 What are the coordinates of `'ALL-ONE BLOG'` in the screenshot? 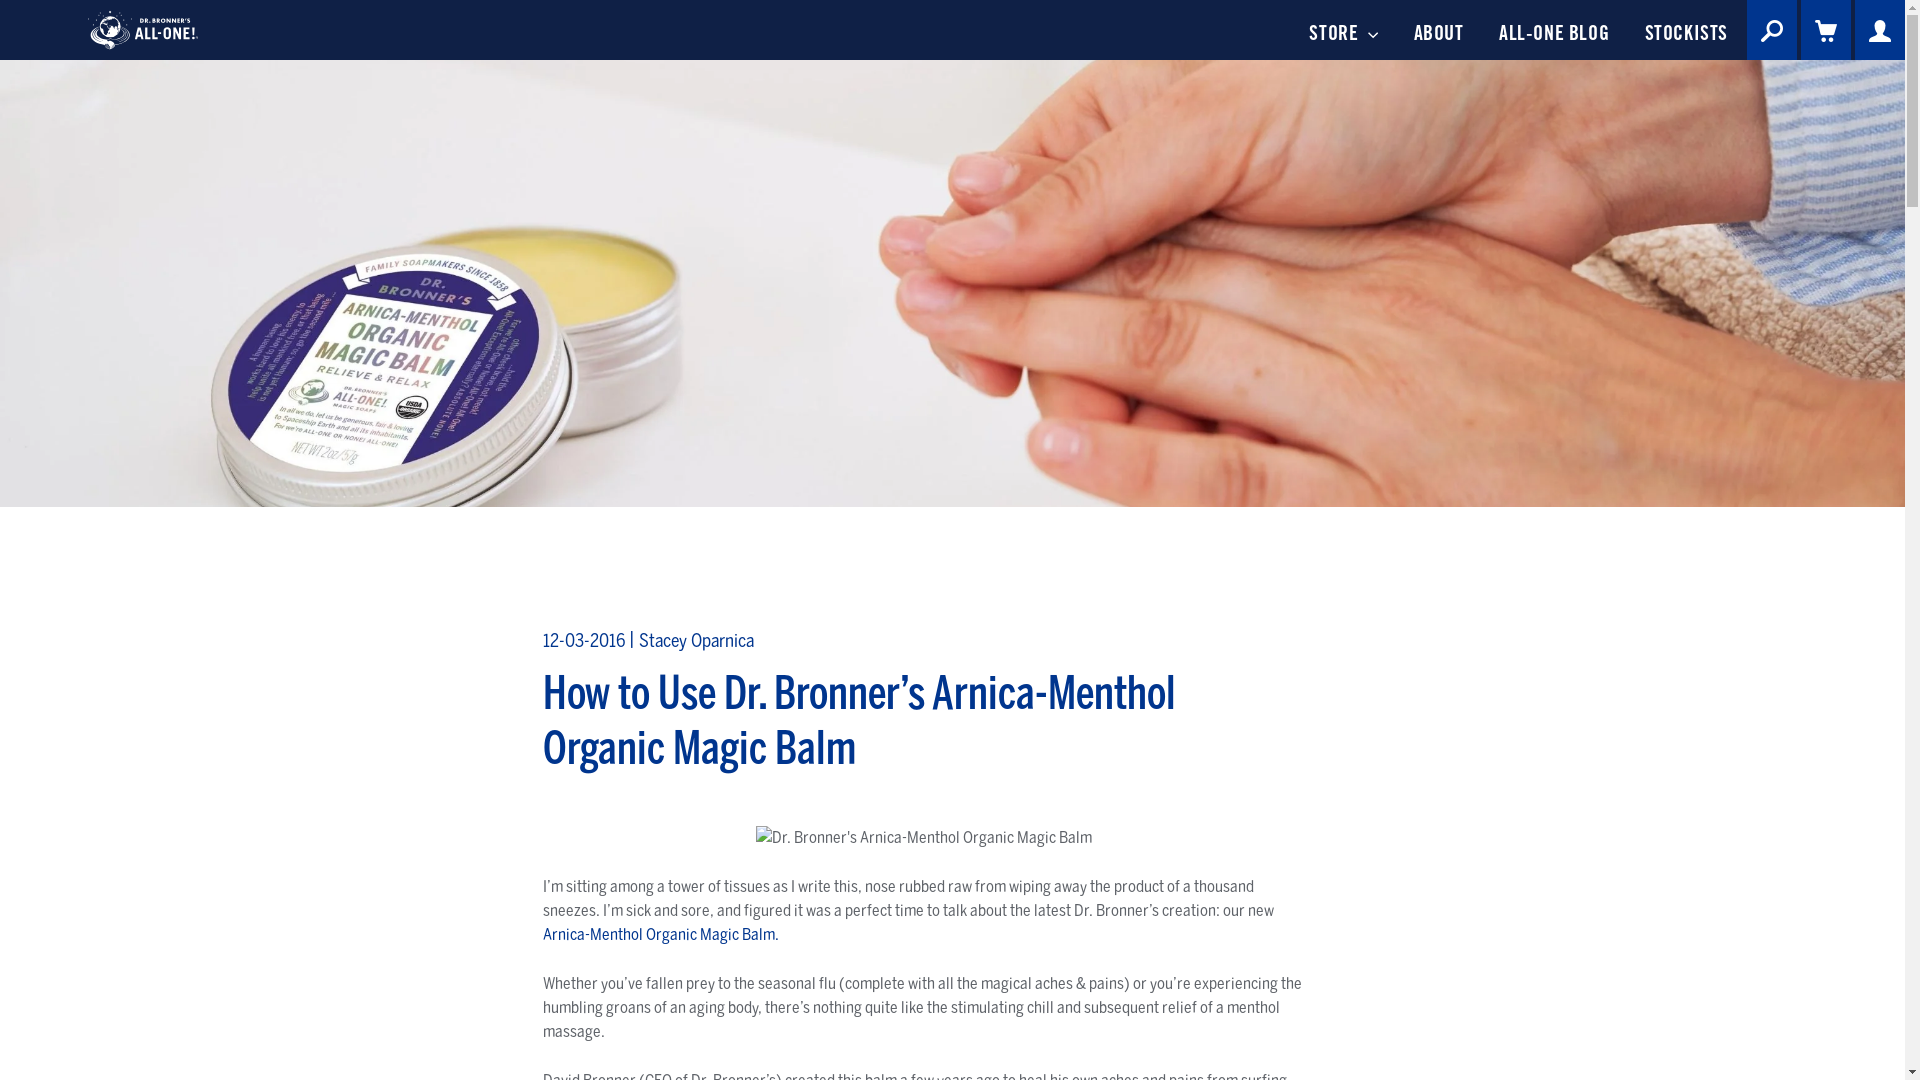 It's located at (1483, 30).